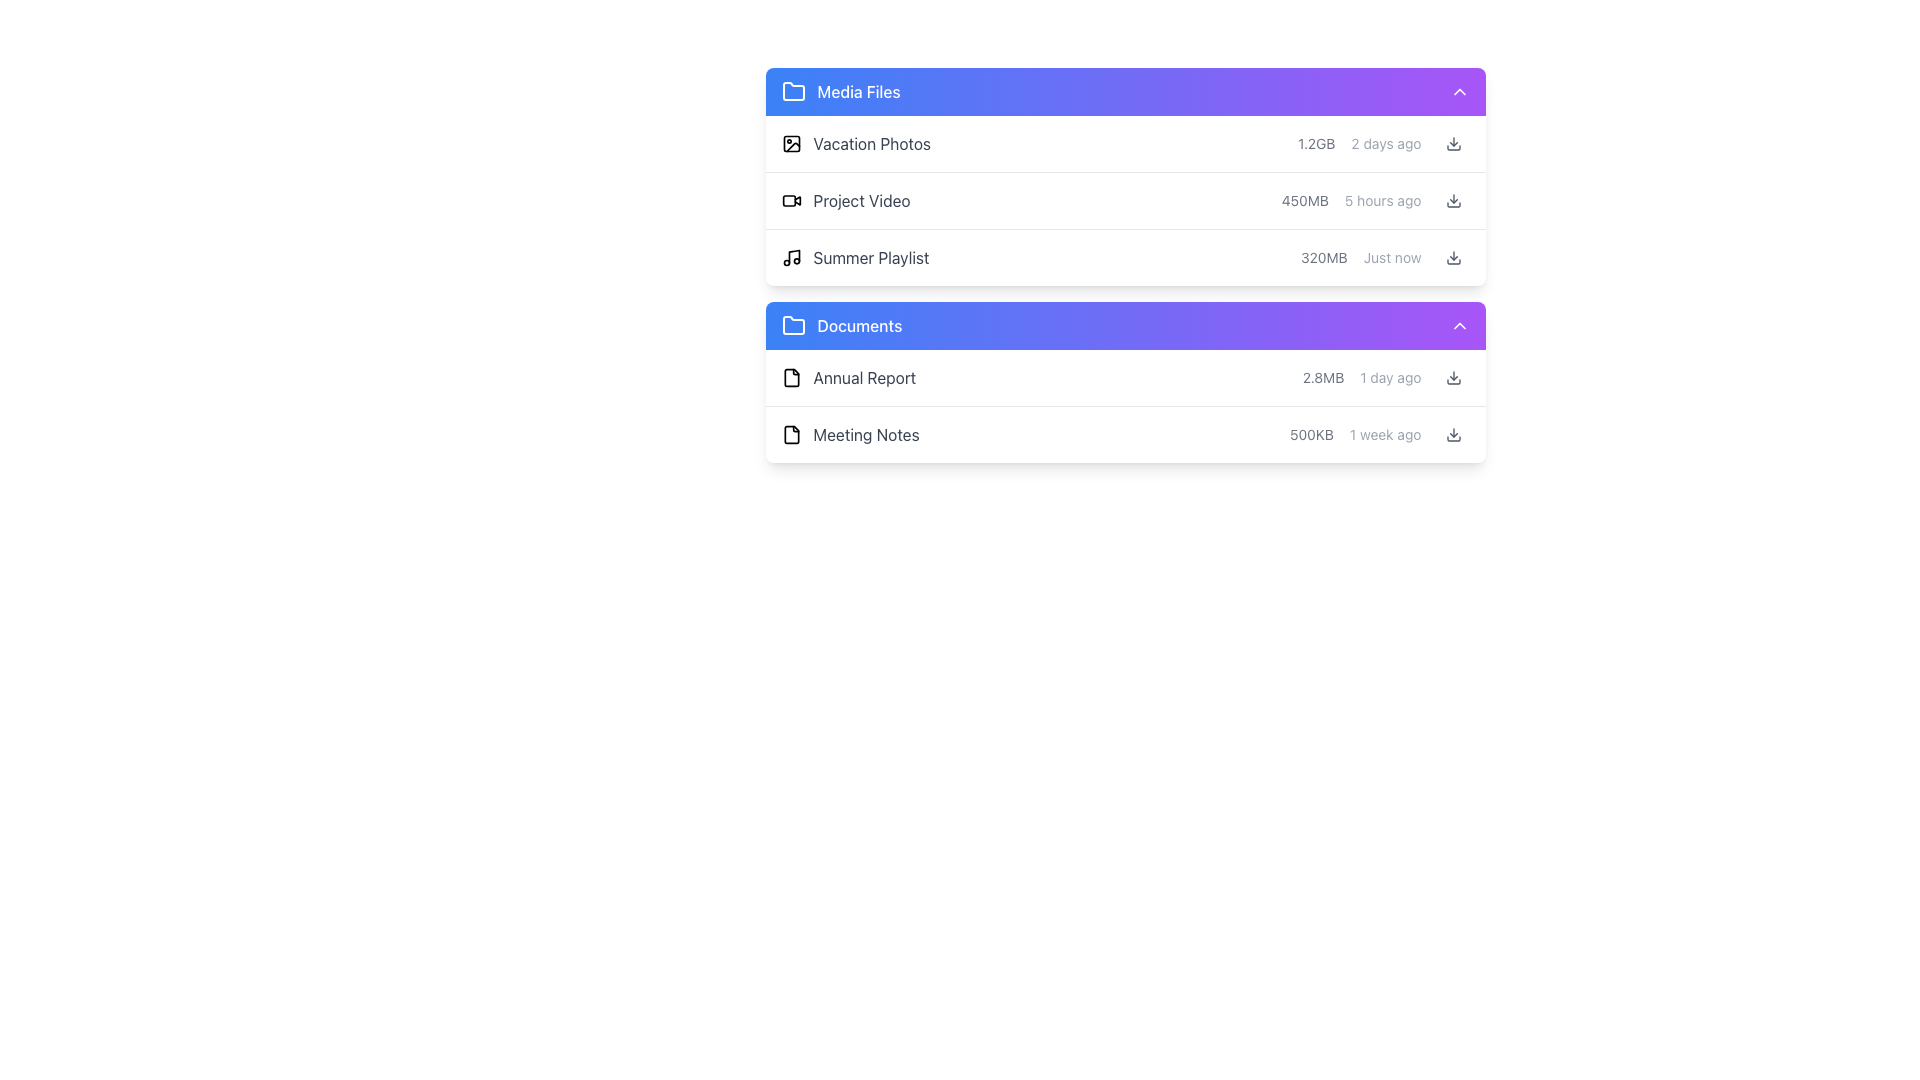 The height and width of the screenshot is (1080, 1920). Describe the element at coordinates (845, 200) in the screenshot. I see `the text label 'Project Video' with its associated icon, located in the second row of the 'Media Files' section, between 'Vacation Photos' and 'Summer Playlist'` at that location.